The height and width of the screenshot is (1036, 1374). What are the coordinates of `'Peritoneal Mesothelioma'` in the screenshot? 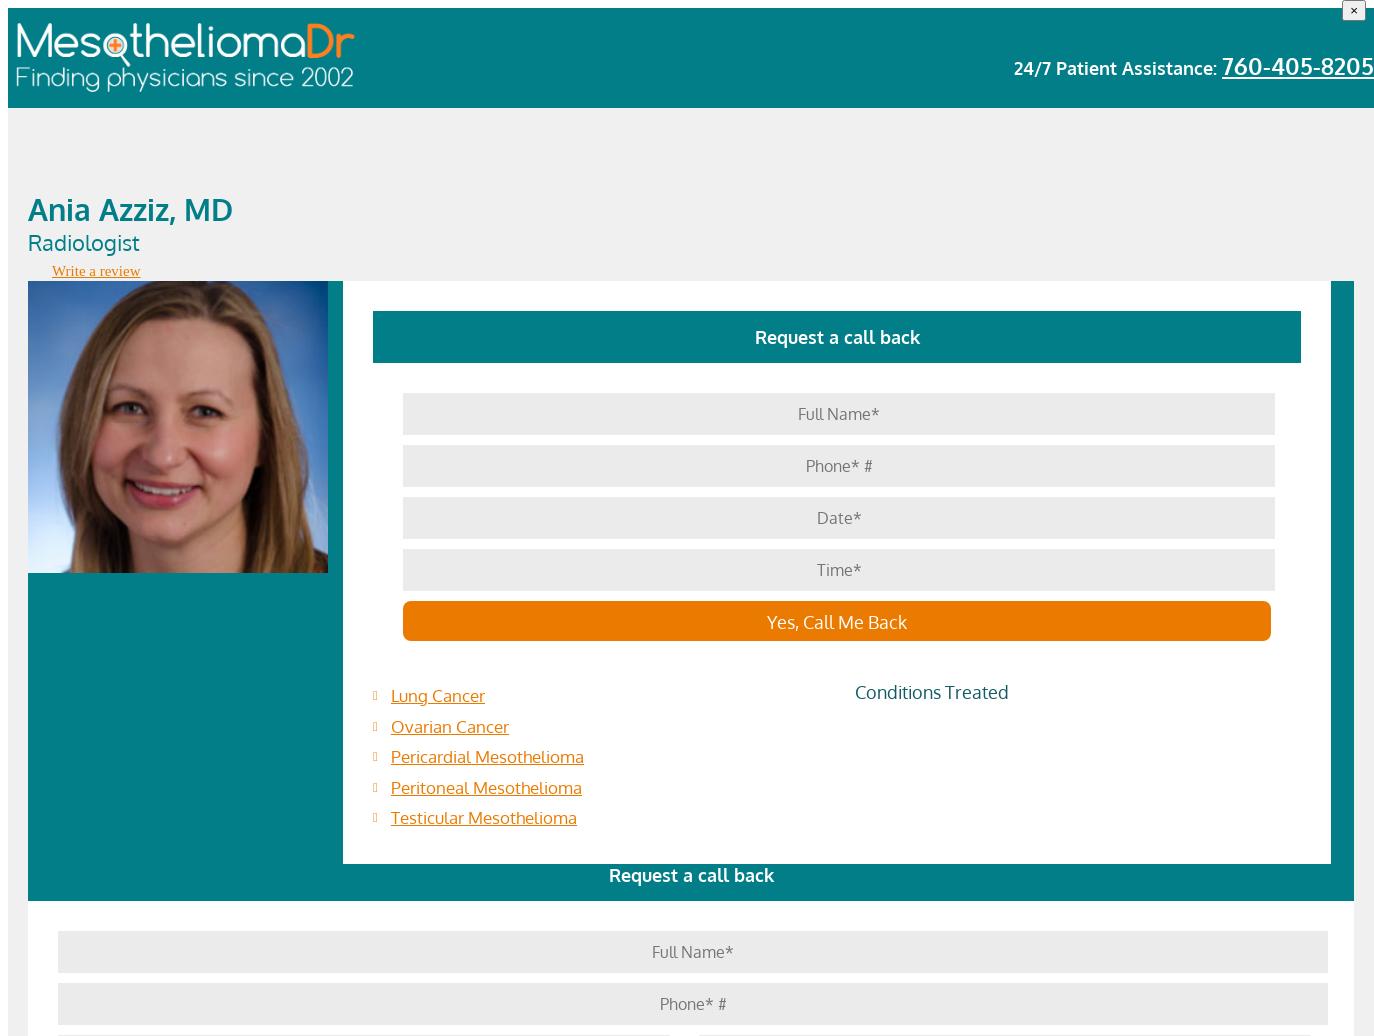 It's located at (486, 786).